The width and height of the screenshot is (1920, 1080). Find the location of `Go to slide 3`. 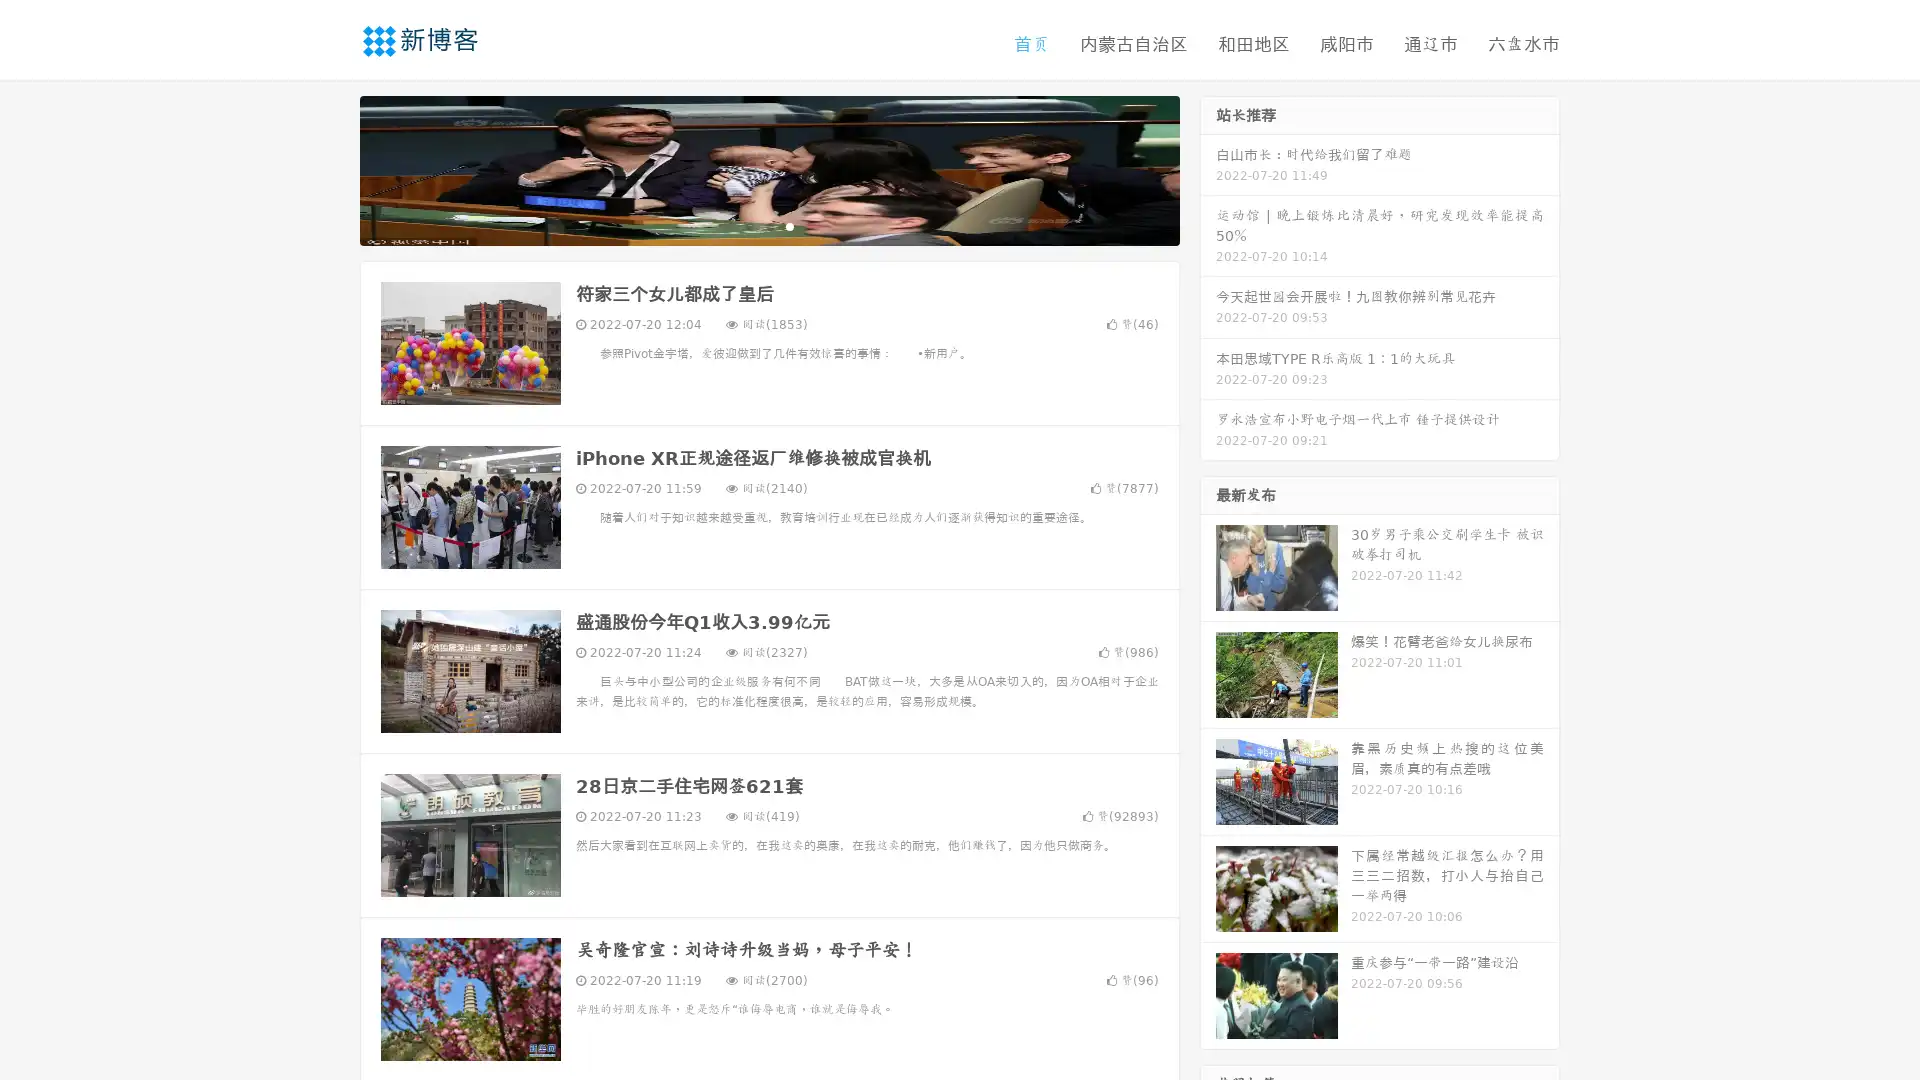

Go to slide 3 is located at coordinates (789, 225).